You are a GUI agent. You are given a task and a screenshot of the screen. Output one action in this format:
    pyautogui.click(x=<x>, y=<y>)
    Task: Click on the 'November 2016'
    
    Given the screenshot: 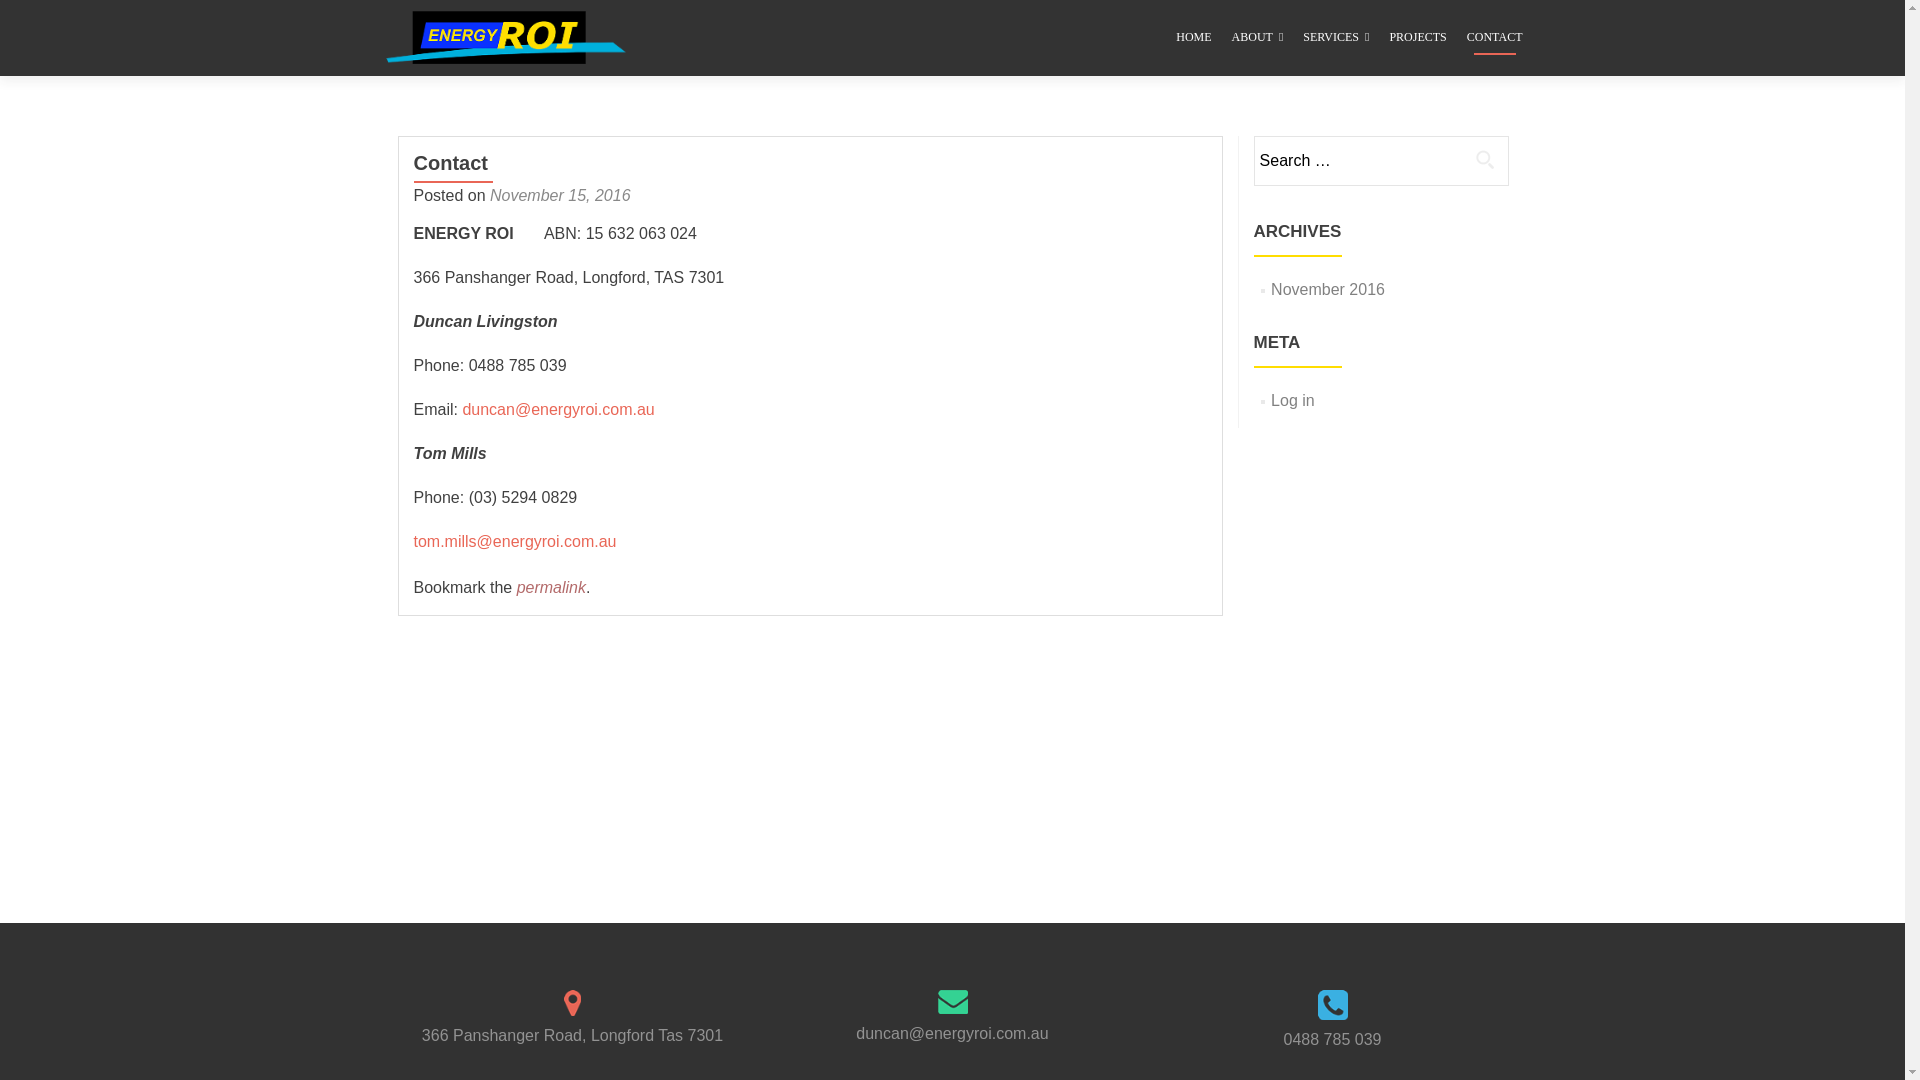 What is the action you would take?
    pyautogui.click(x=1328, y=289)
    